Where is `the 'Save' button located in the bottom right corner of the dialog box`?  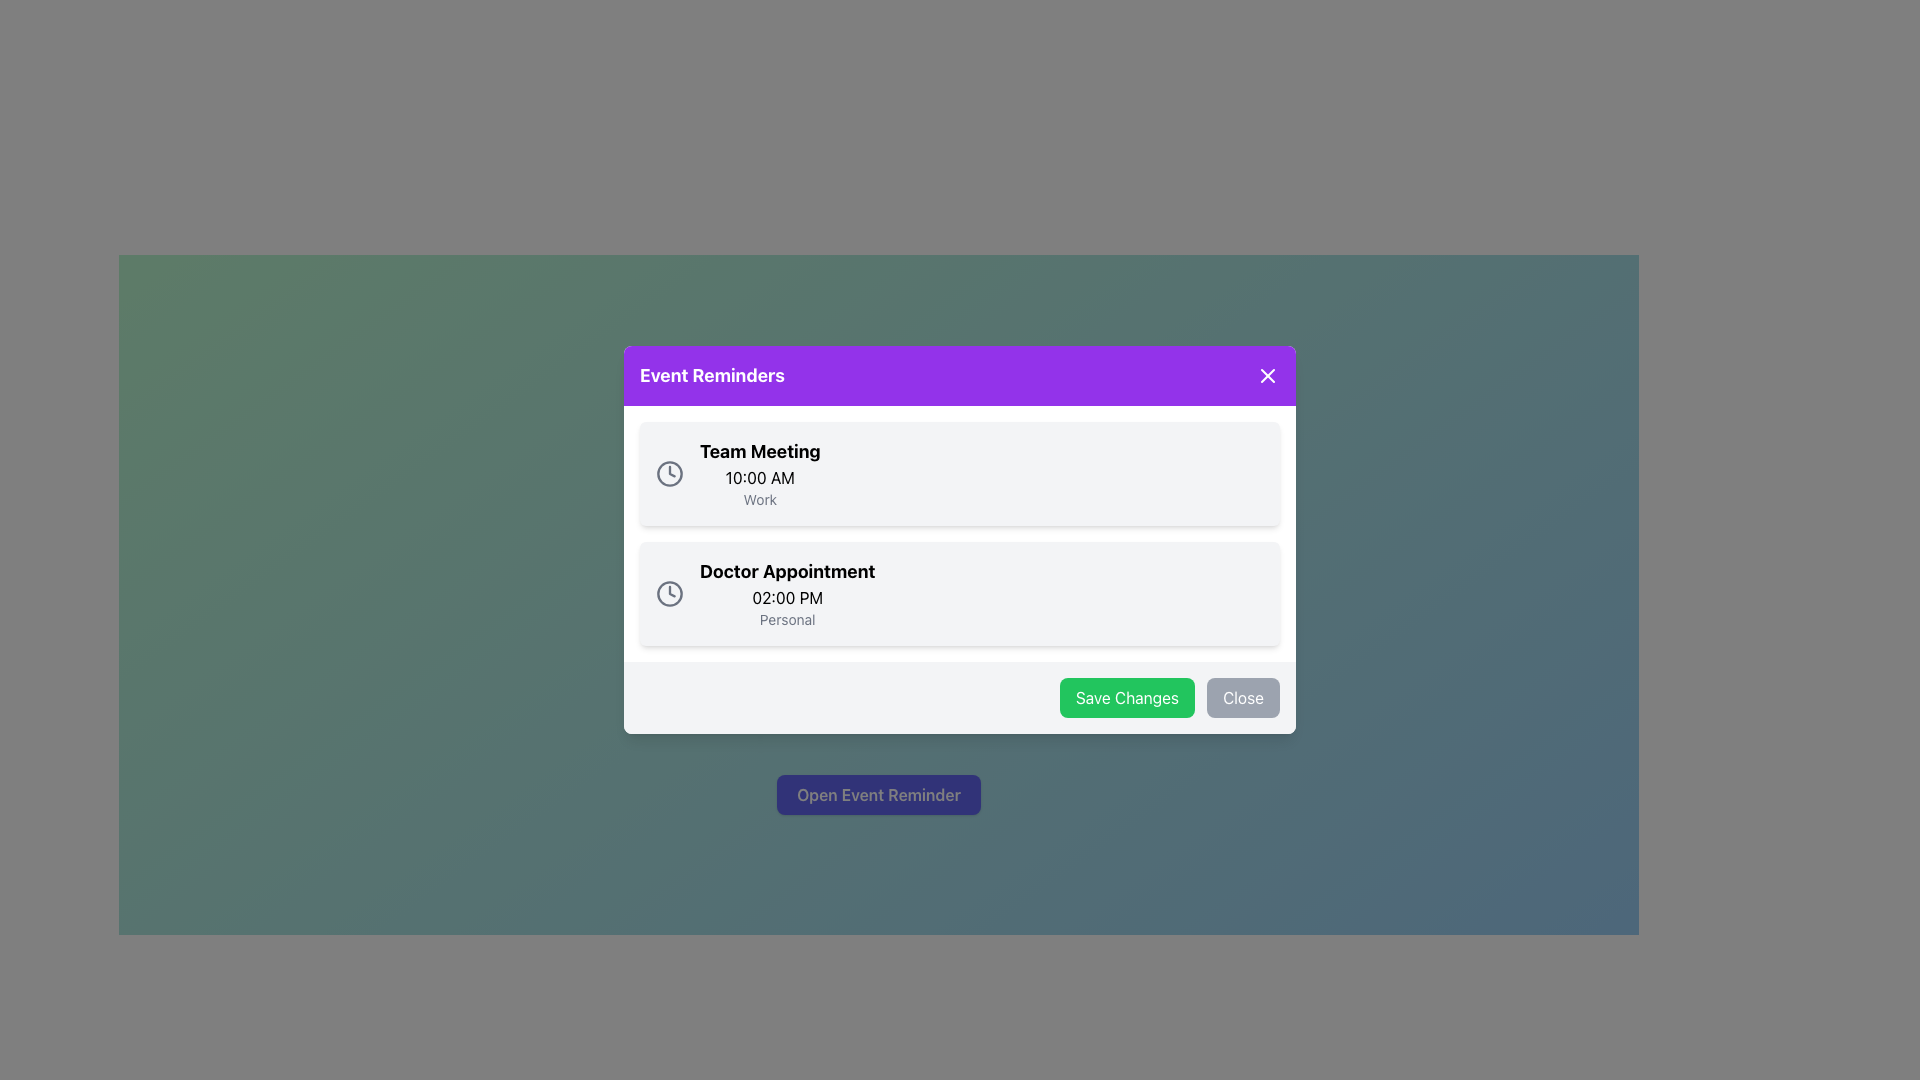
the 'Save' button located in the bottom right corner of the dialog box is located at coordinates (1127, 697).